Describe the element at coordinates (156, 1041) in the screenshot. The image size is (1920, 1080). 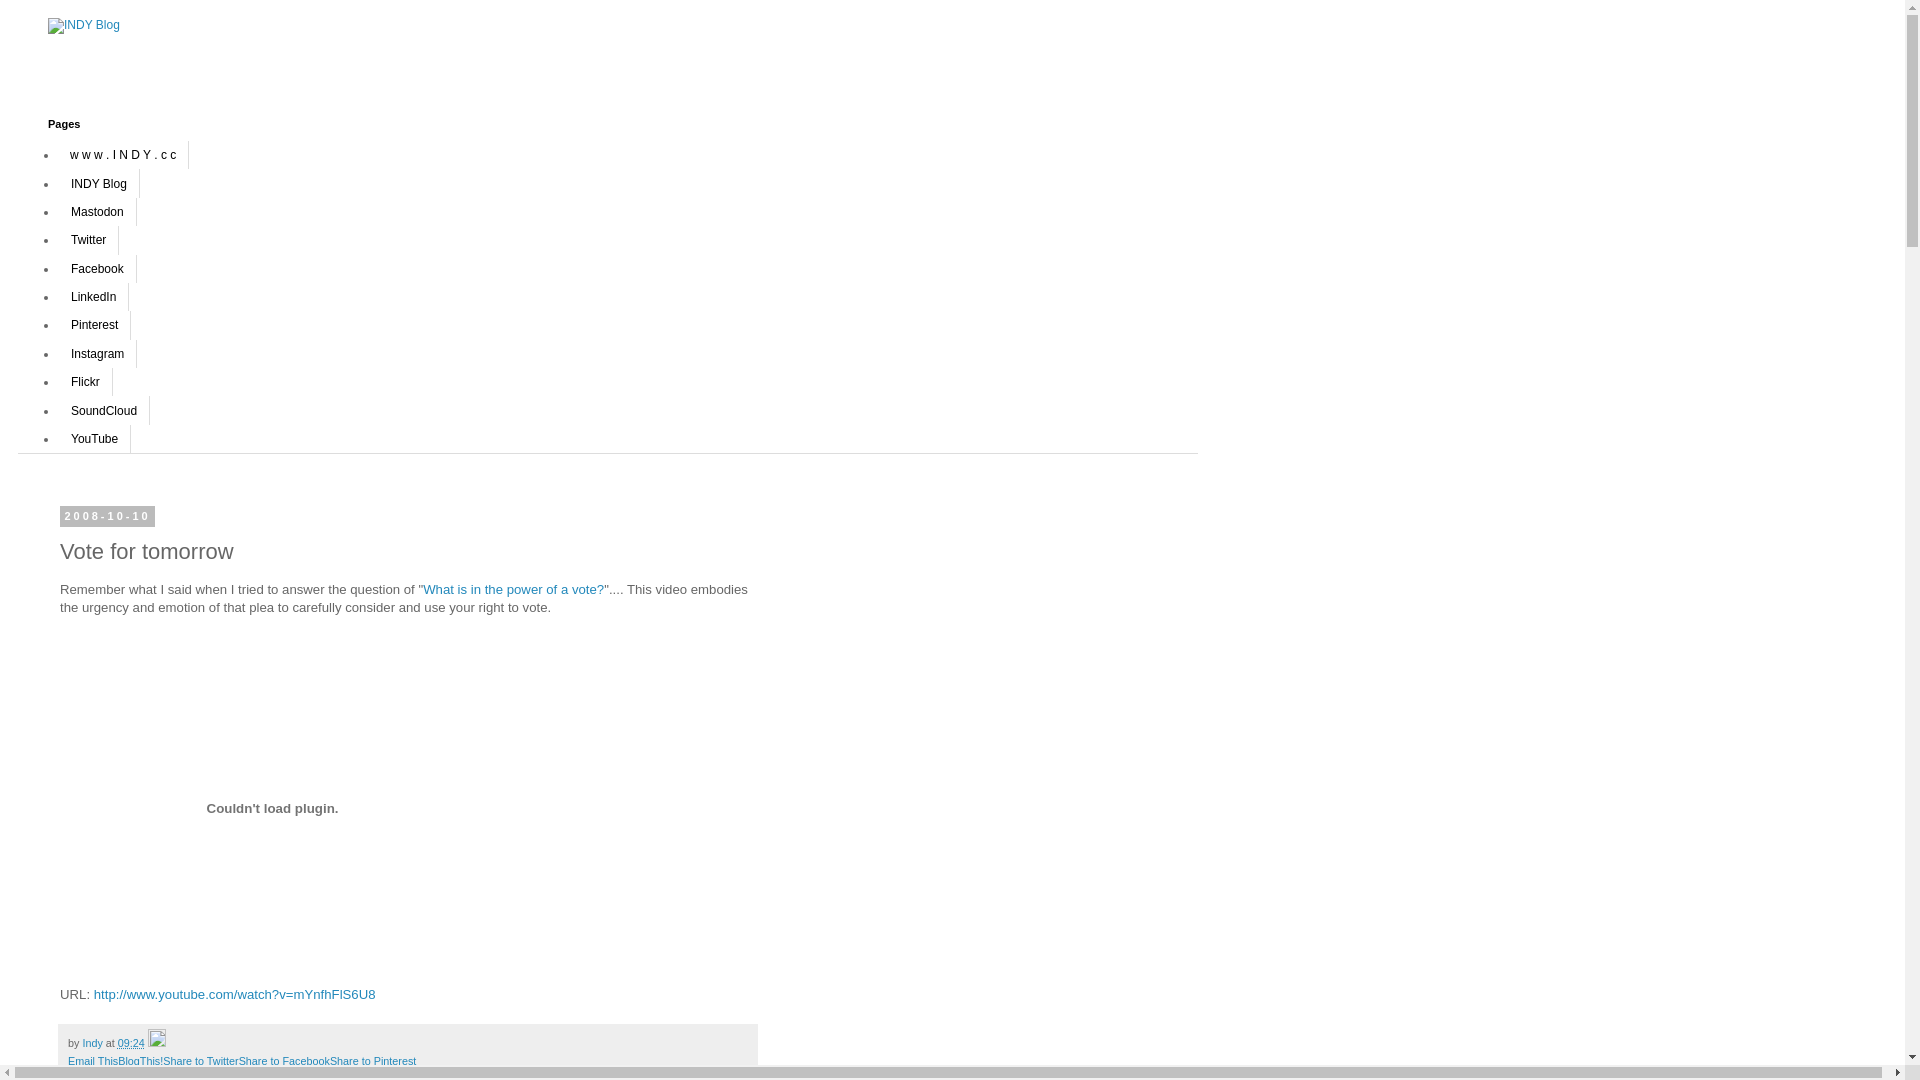
I see `'Edit Post'` at that location.